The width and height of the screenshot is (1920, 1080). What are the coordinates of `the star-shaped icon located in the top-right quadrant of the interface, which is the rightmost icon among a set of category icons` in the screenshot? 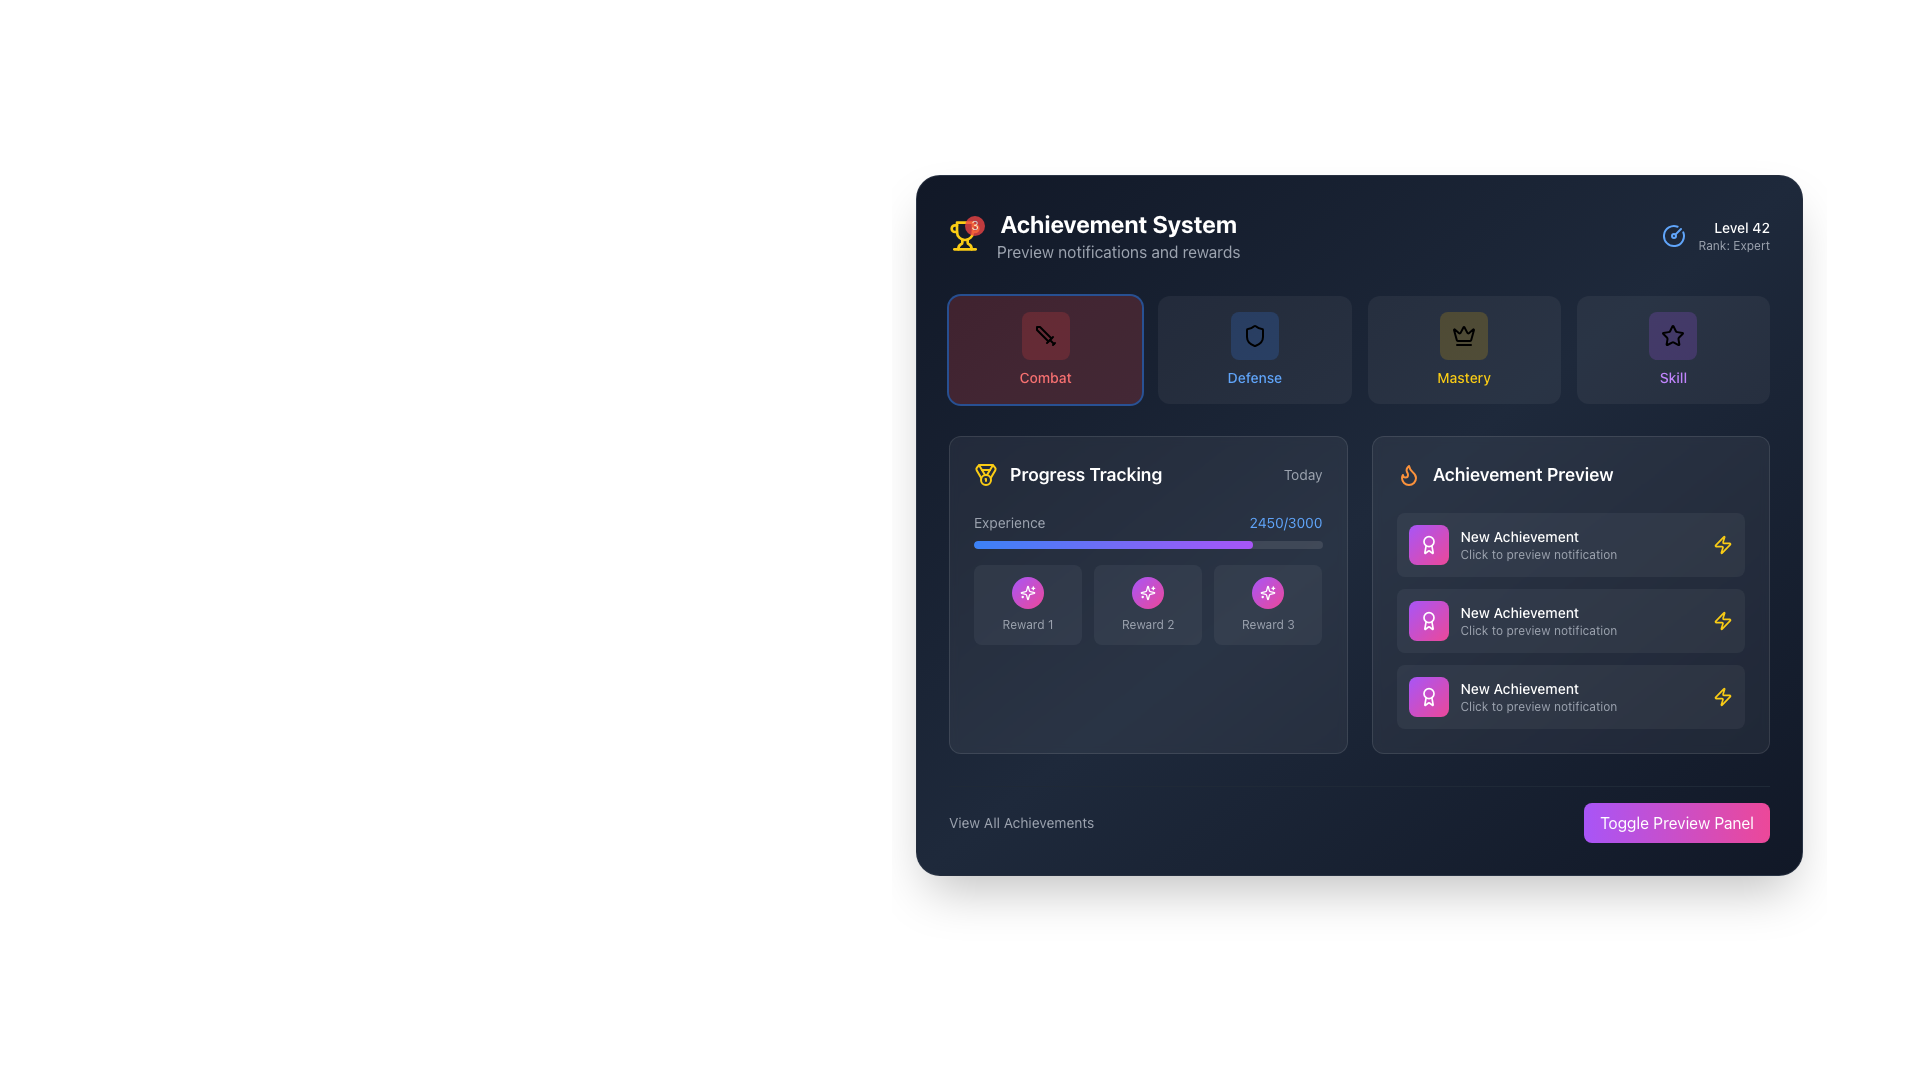 It's located at (1673, 334).